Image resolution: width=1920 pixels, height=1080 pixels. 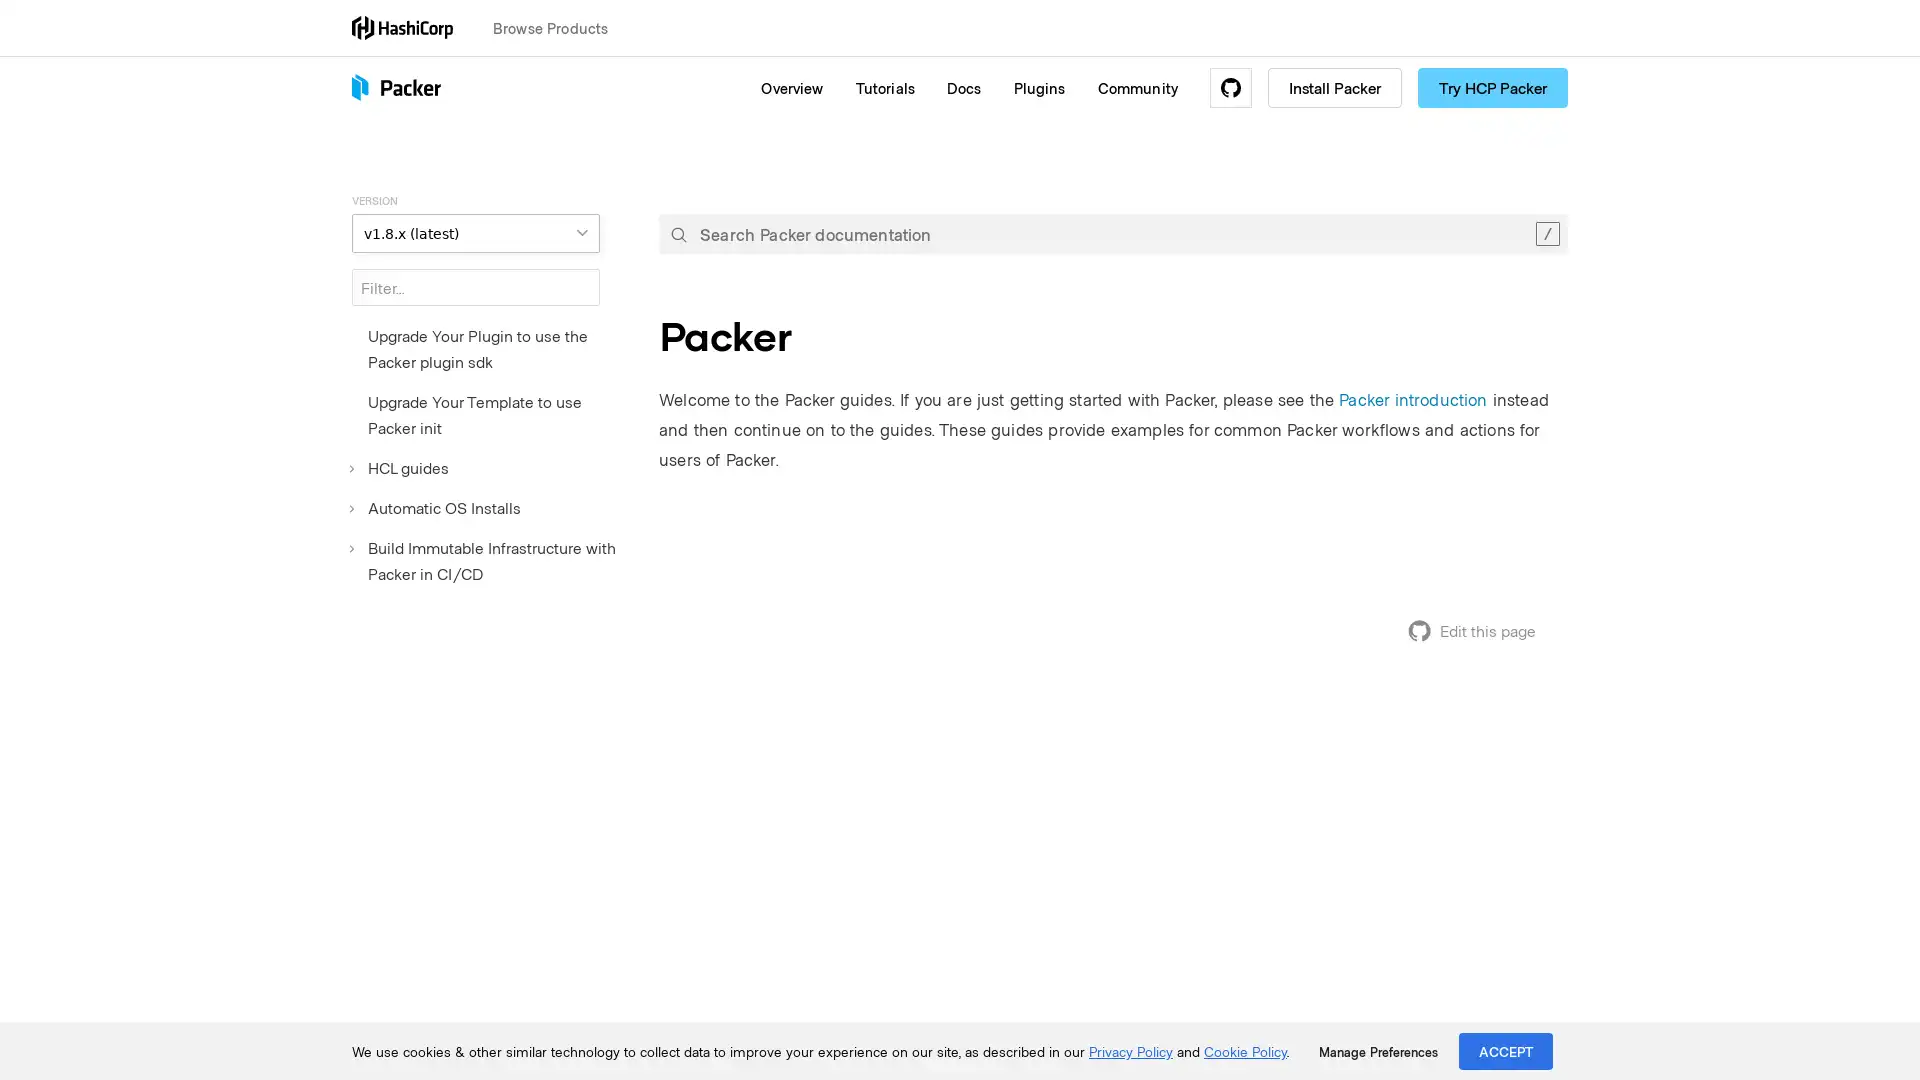 What do you see at coordinates (1506, 1050) in the screenshot?
I see `ACCEPT` at bounding box center [1506, 1050].